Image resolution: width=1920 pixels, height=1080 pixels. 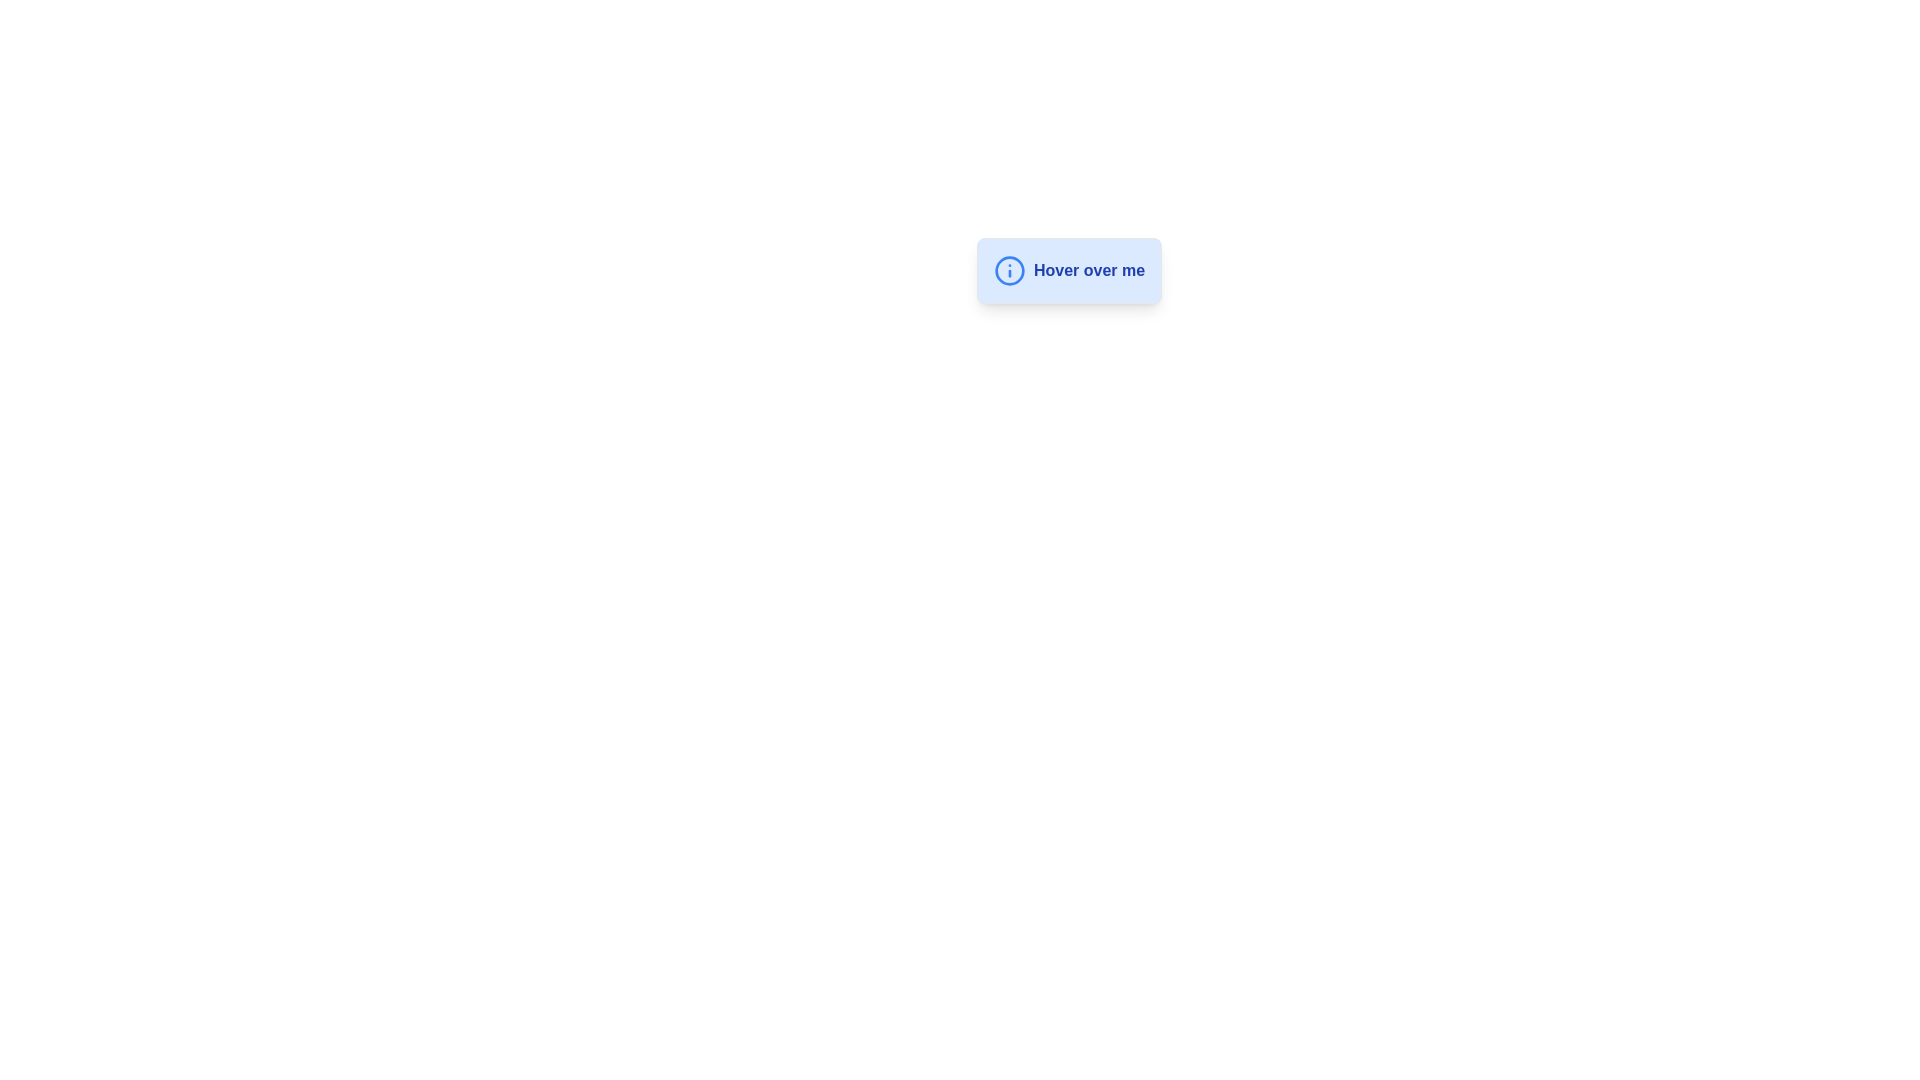 What do you see at coordinates (1009, 270) in the screenshot?
I see `the circular SVG circle shape within the info icon, which is located near the left edge inside the 'Hover over me' button` at bounding box center [1009, 270].